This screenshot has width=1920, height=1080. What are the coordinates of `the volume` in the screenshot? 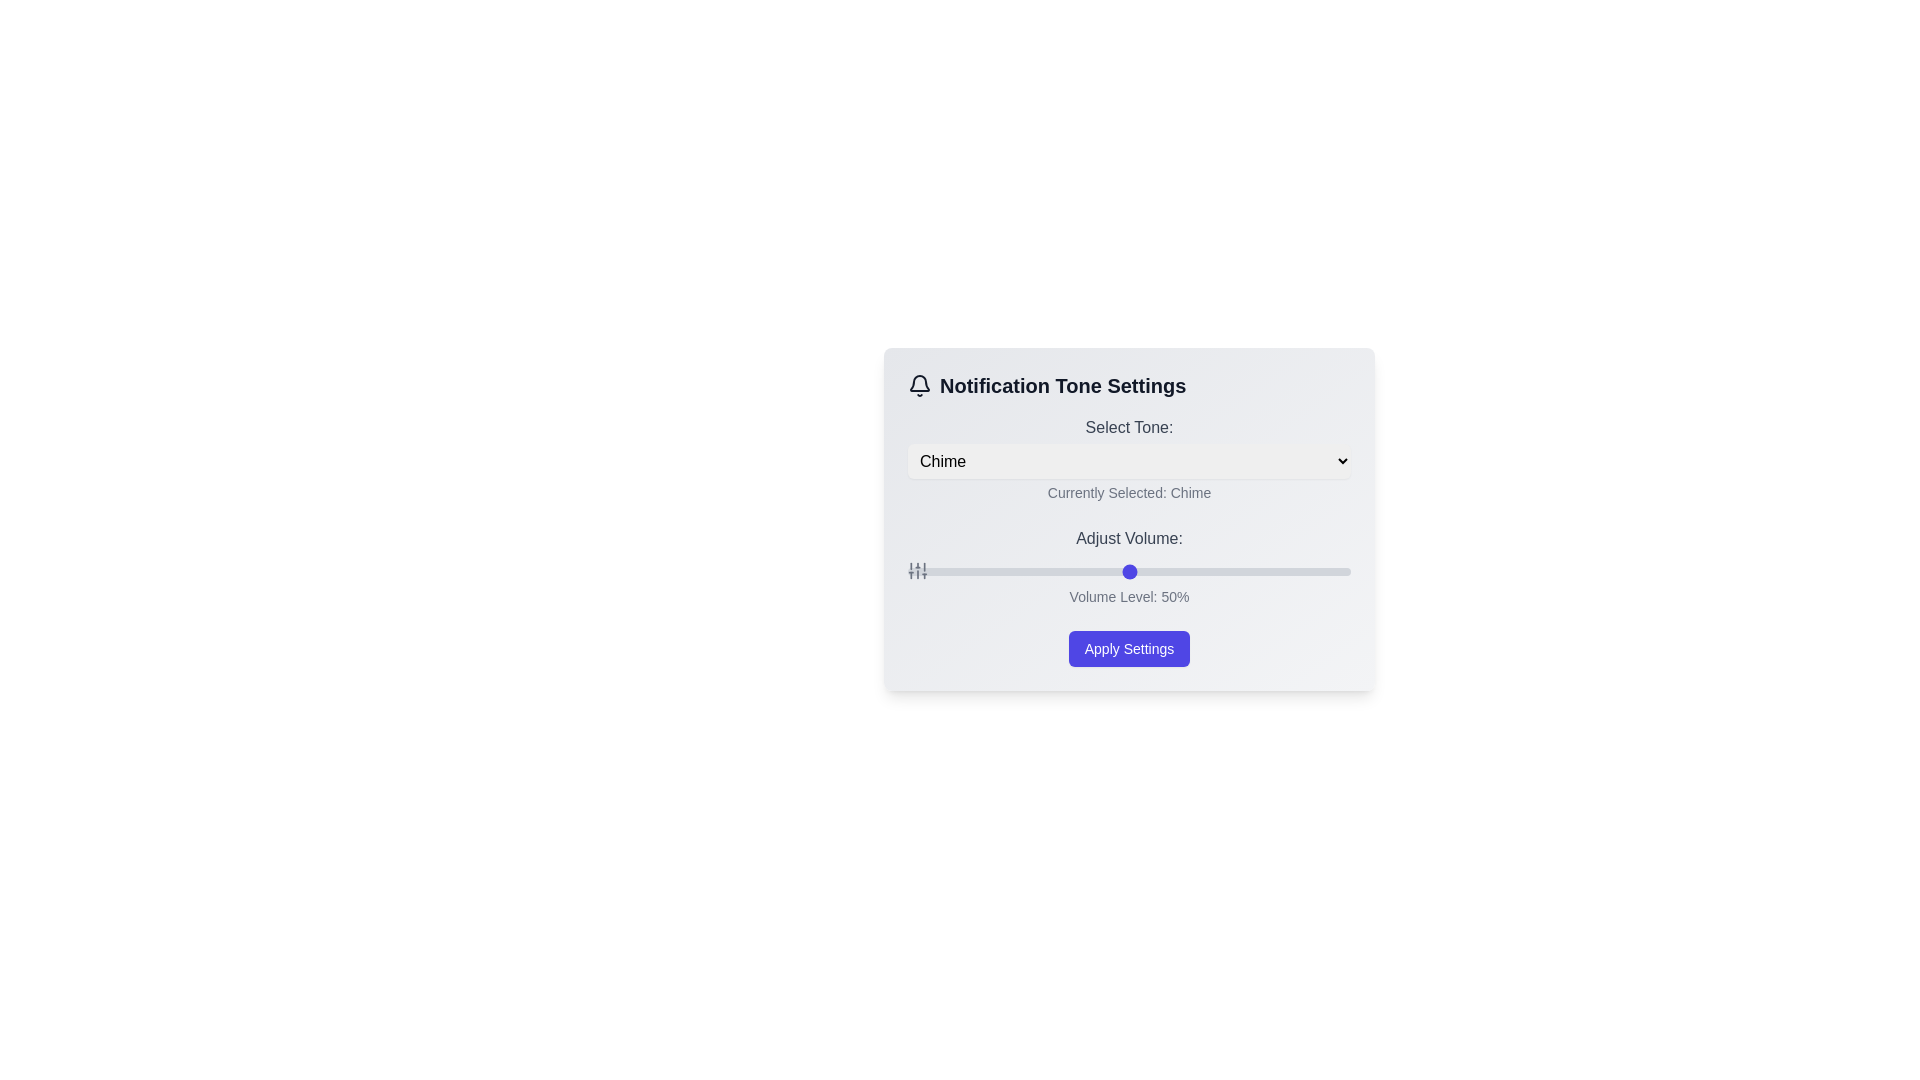 It's located at (1342, 571).